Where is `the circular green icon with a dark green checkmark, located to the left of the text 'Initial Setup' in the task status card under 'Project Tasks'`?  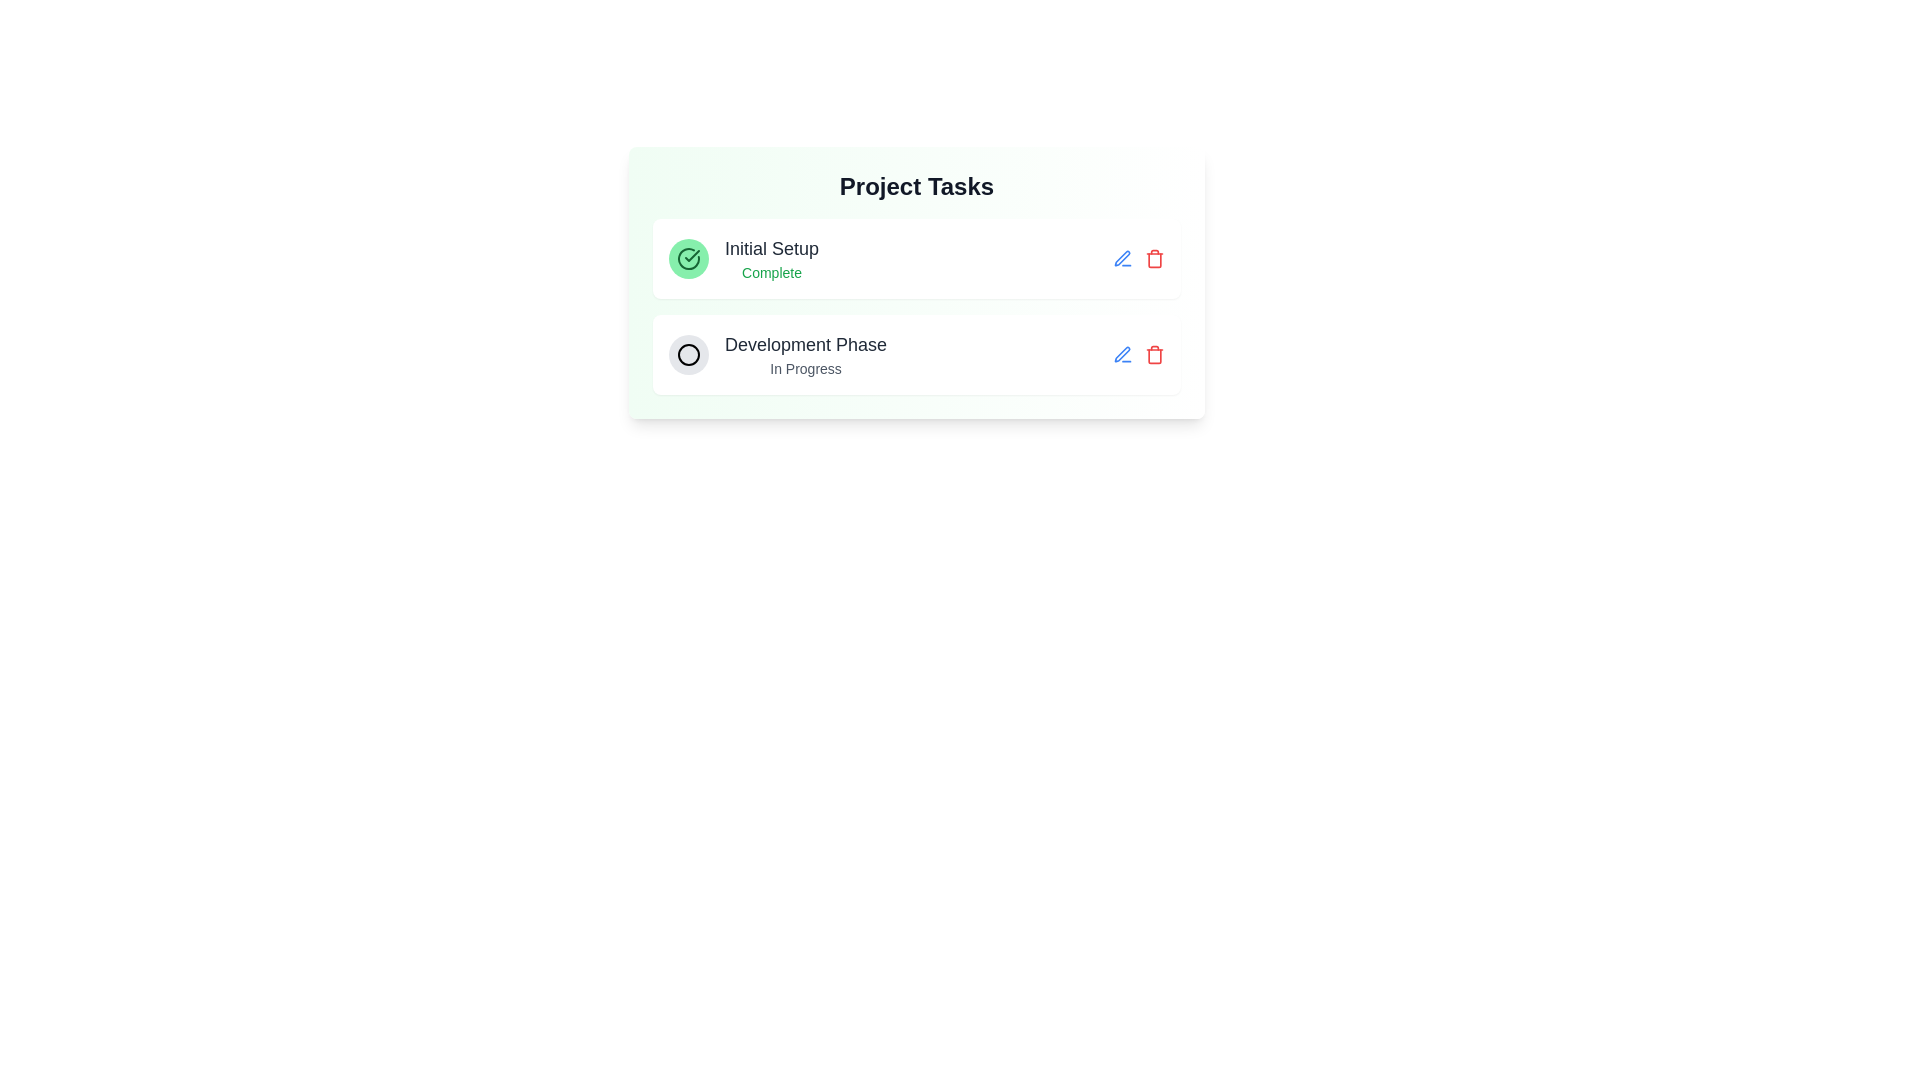
the circular green icon with a dark green checkmark, located to the left of the text 'Initial Setup' in the task status card under 'Project Tasks' is located at coordinates (689, 257).